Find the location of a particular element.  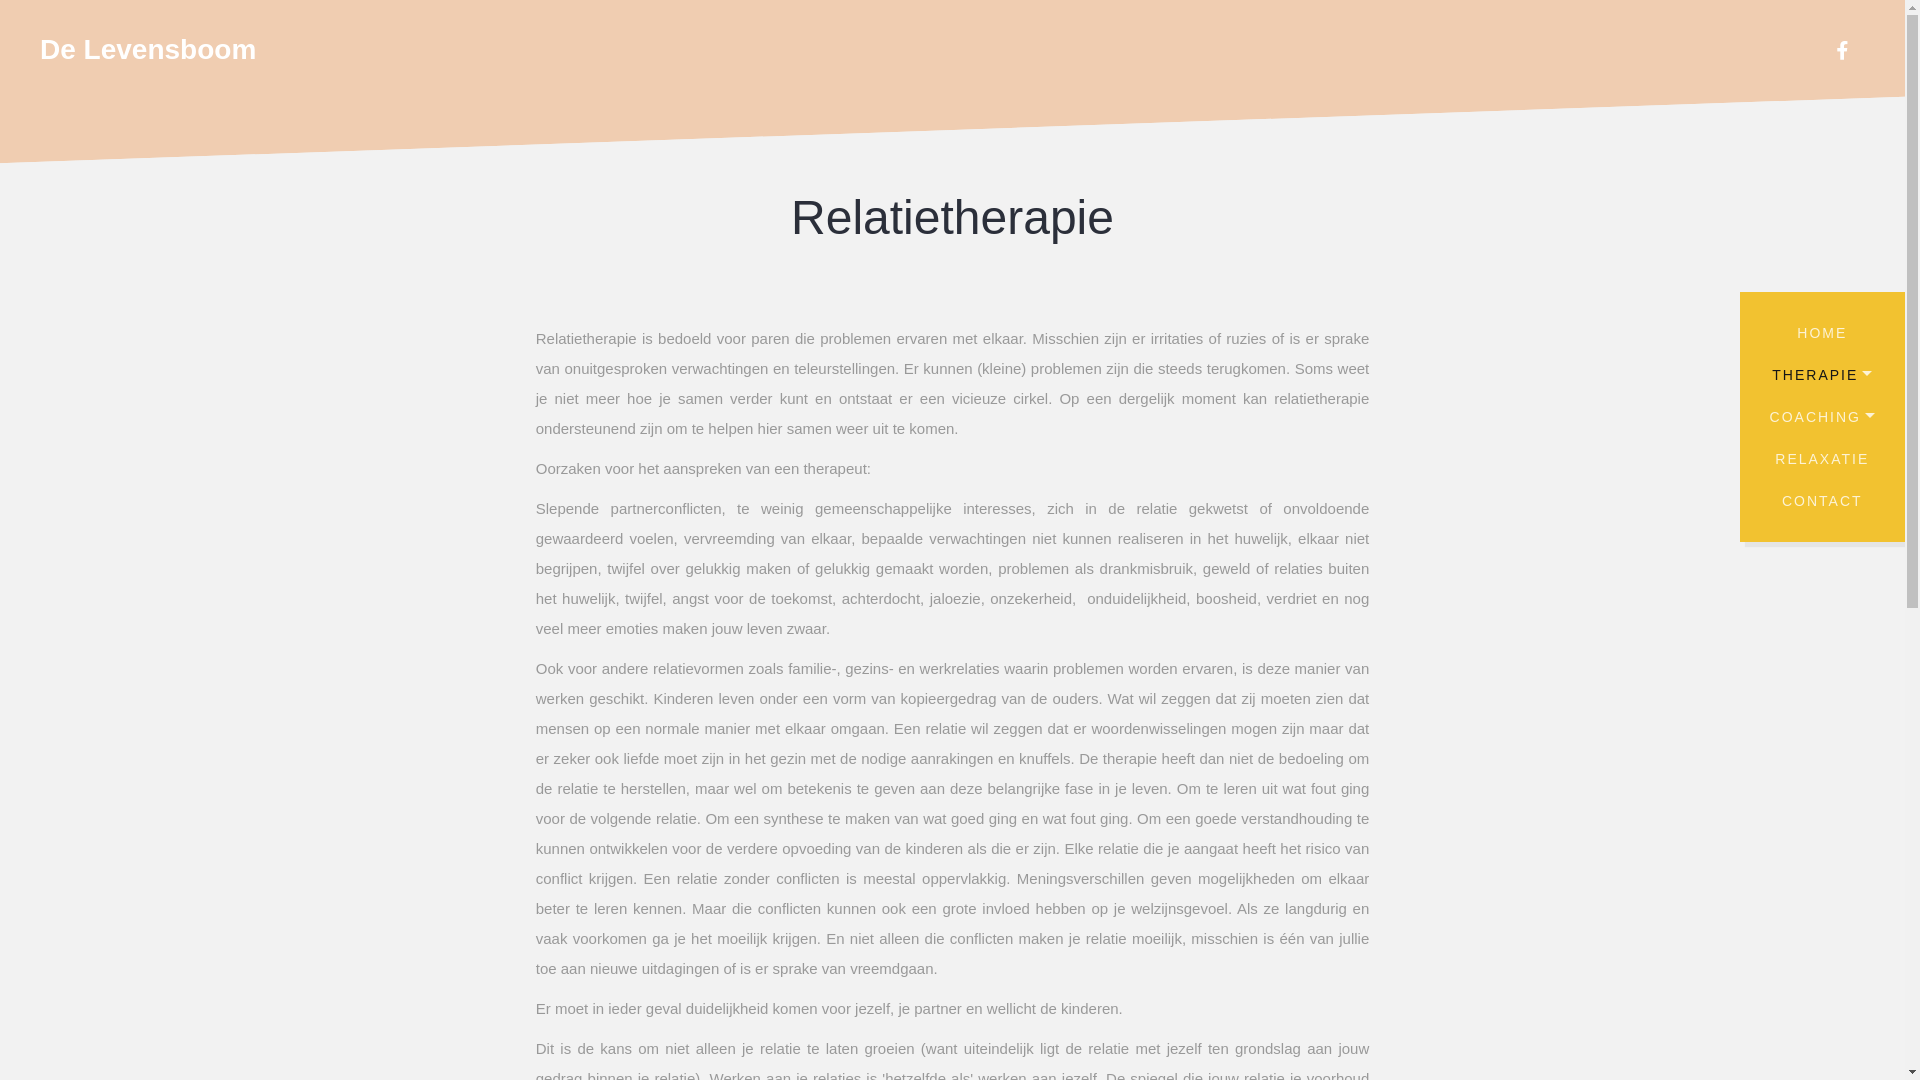

'RELAXATIE' is located at coordinates (1822, 459).